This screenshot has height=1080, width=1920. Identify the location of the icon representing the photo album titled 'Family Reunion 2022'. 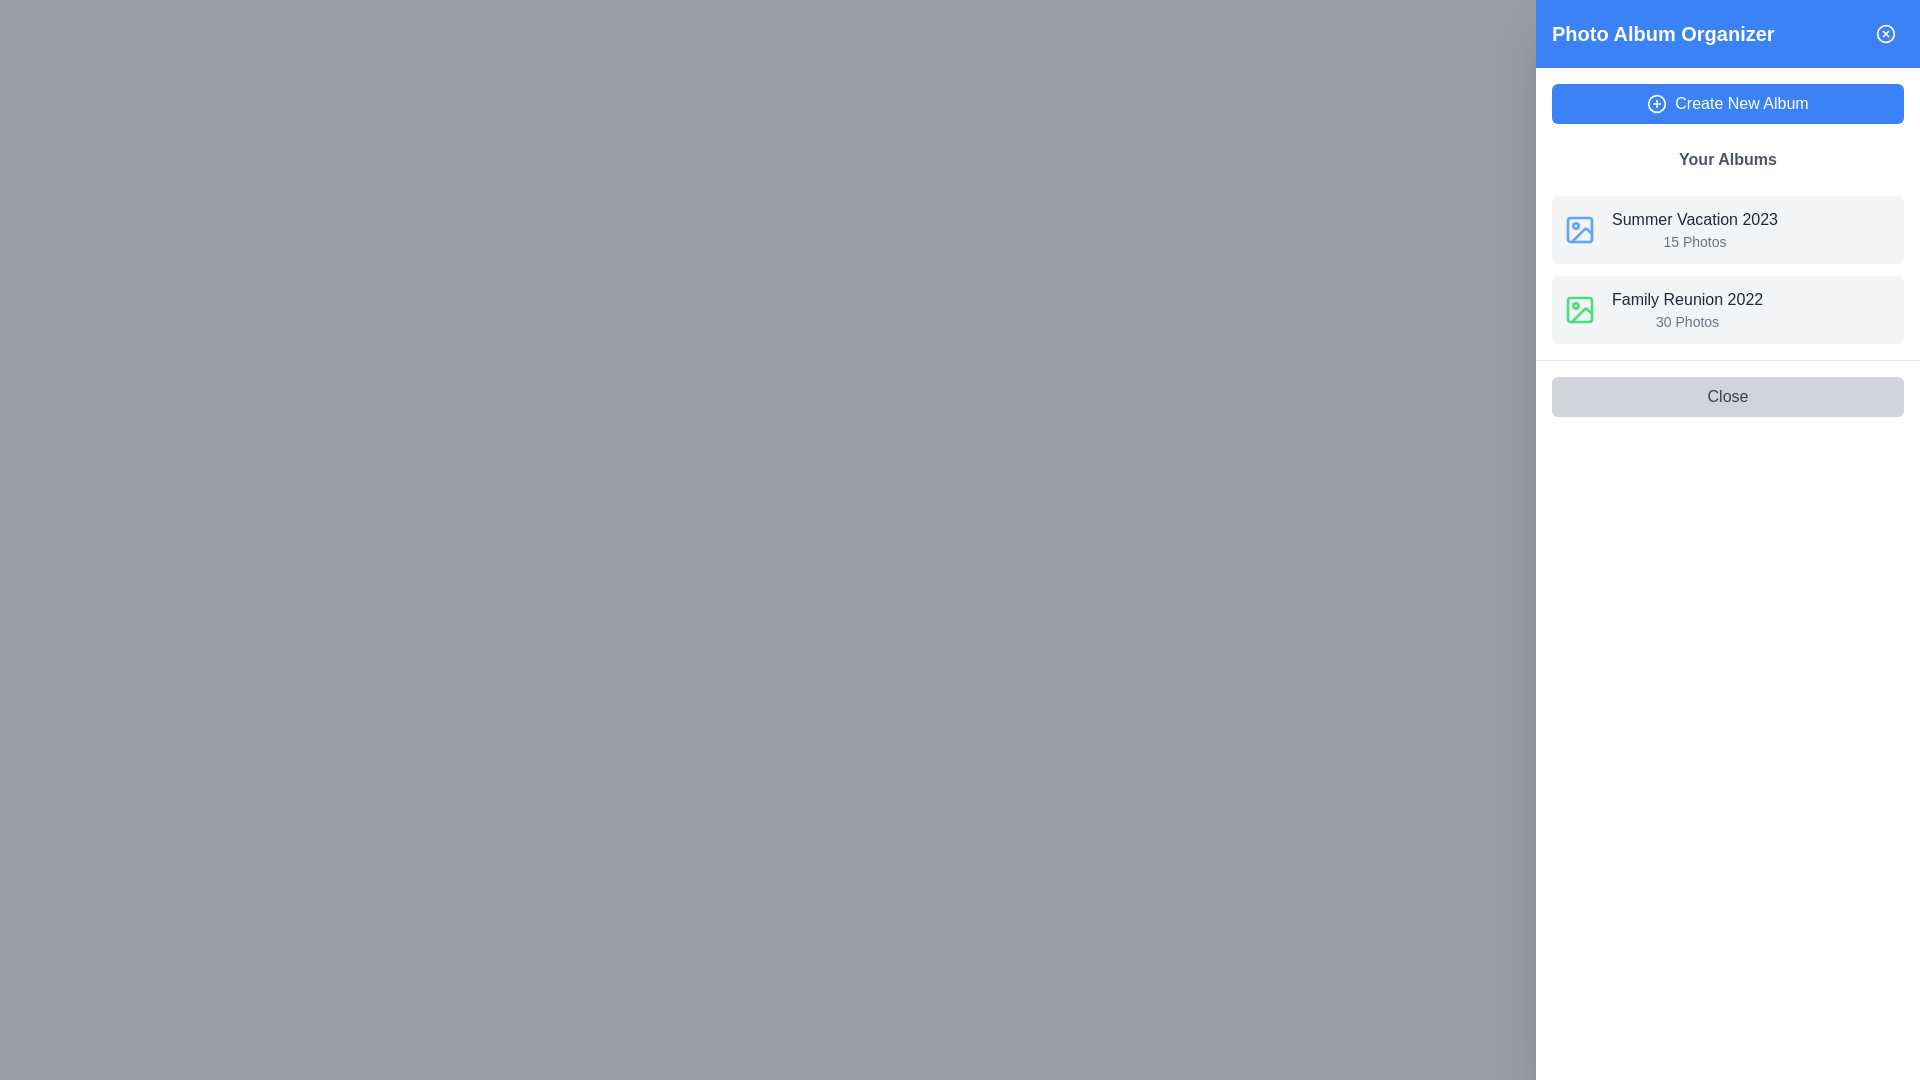
(1578, 309).